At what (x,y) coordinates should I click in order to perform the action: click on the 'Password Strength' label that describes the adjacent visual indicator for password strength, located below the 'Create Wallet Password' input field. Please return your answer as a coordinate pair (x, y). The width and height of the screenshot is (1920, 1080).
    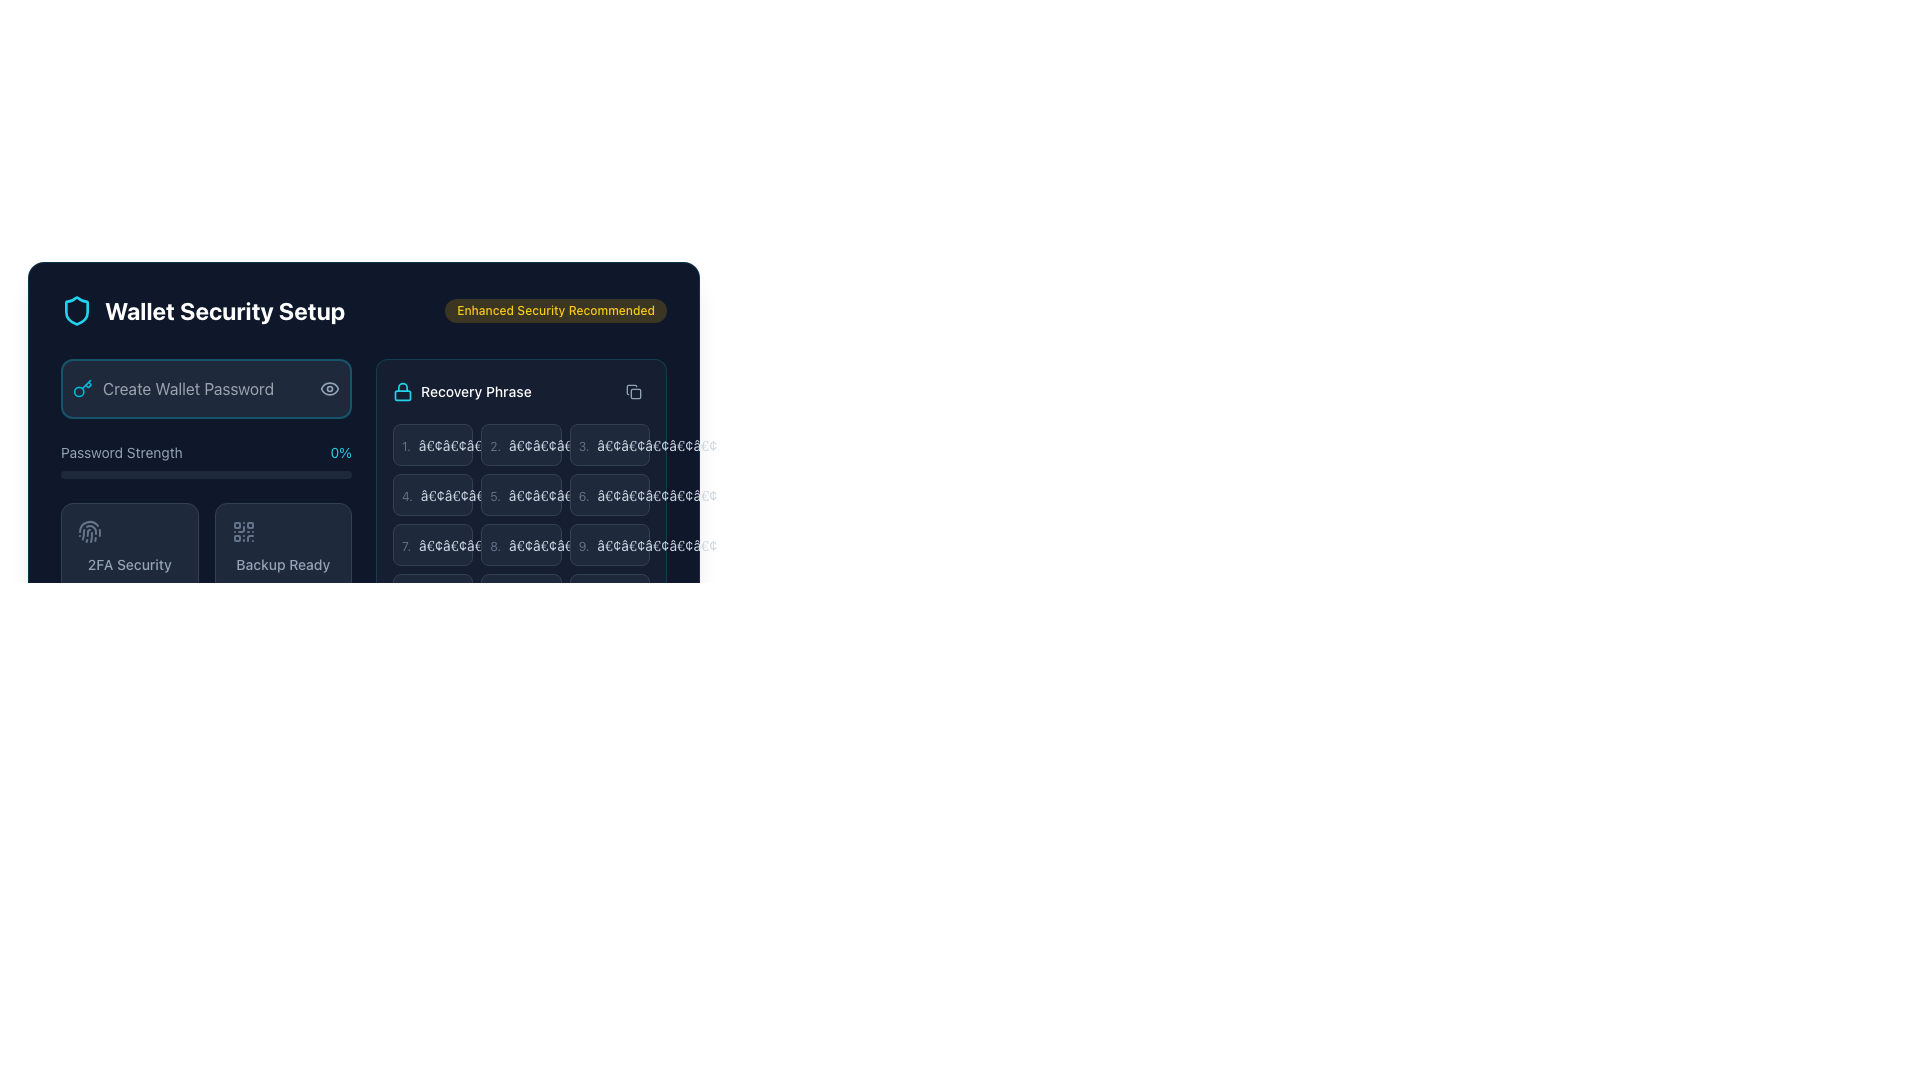
    Looking at the image, I should click on (120, 452).